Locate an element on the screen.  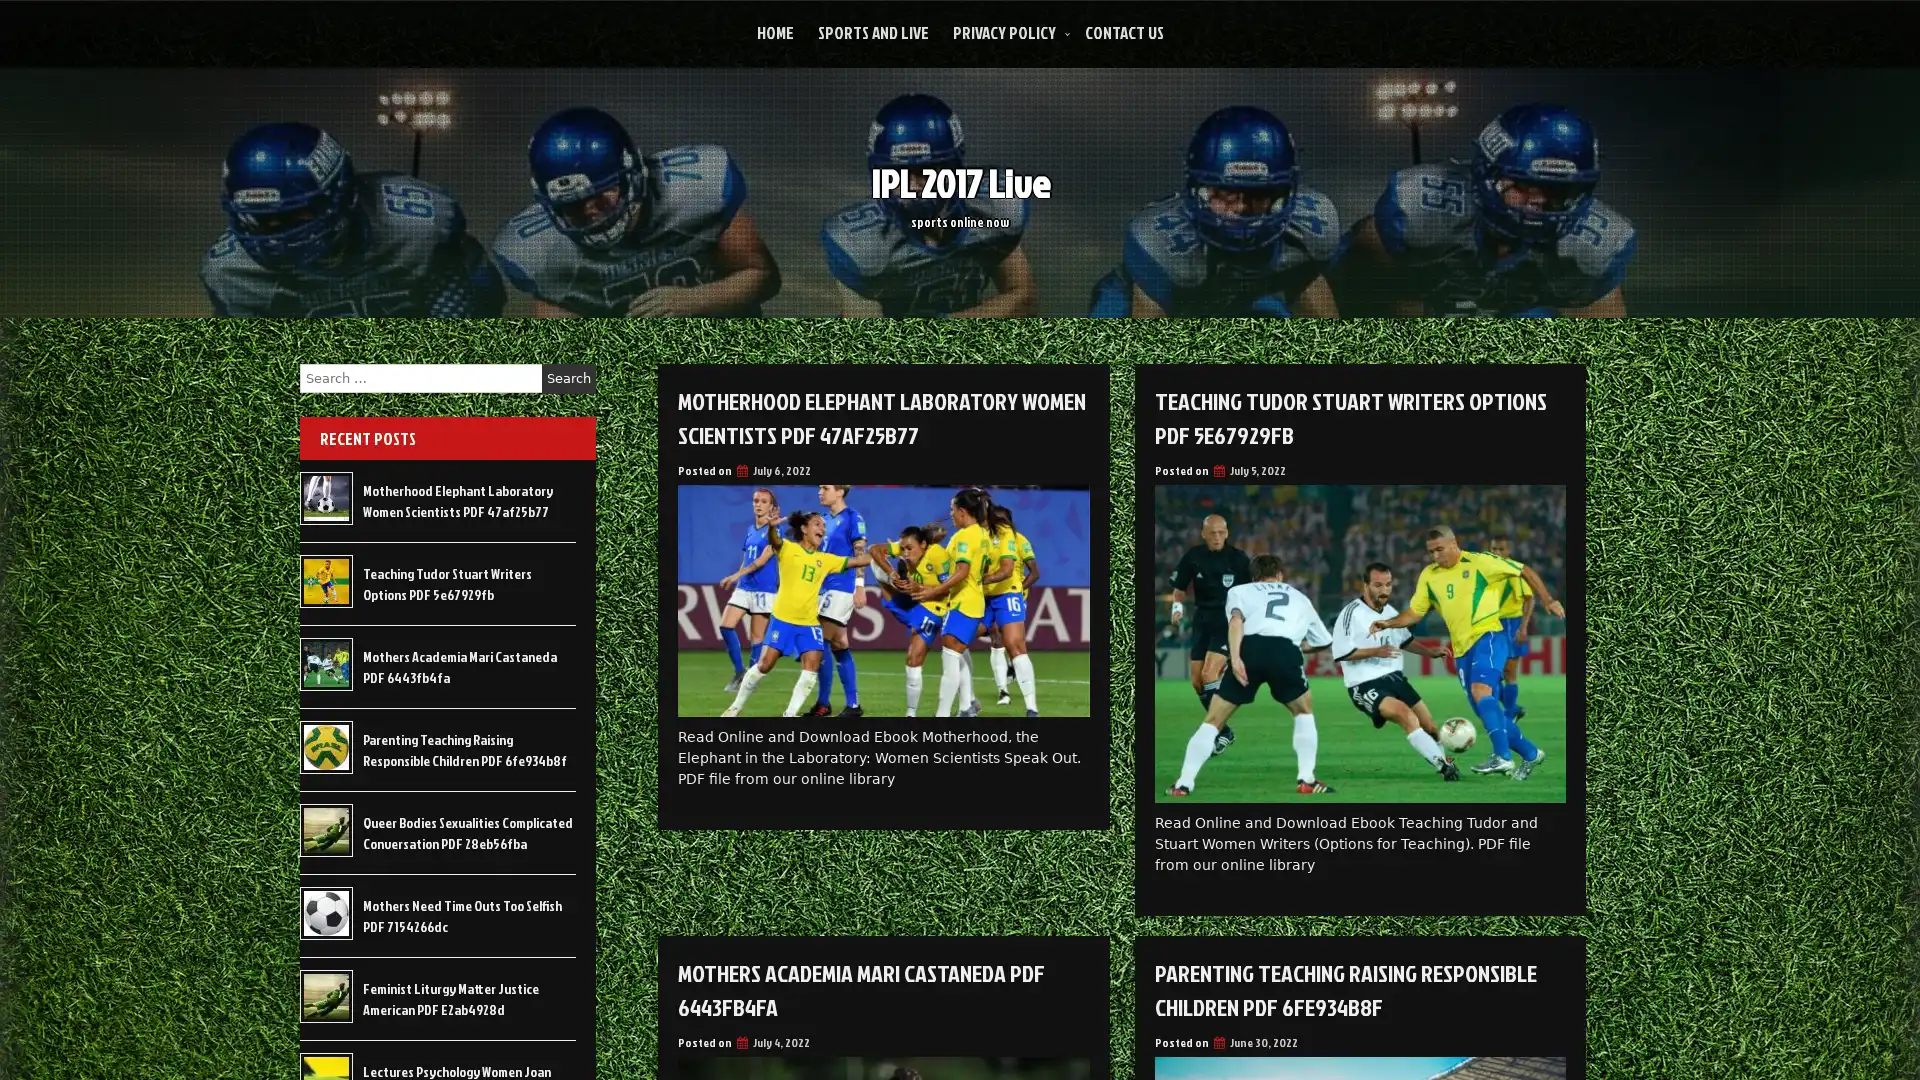
Search is located at coordinates (568, 378).